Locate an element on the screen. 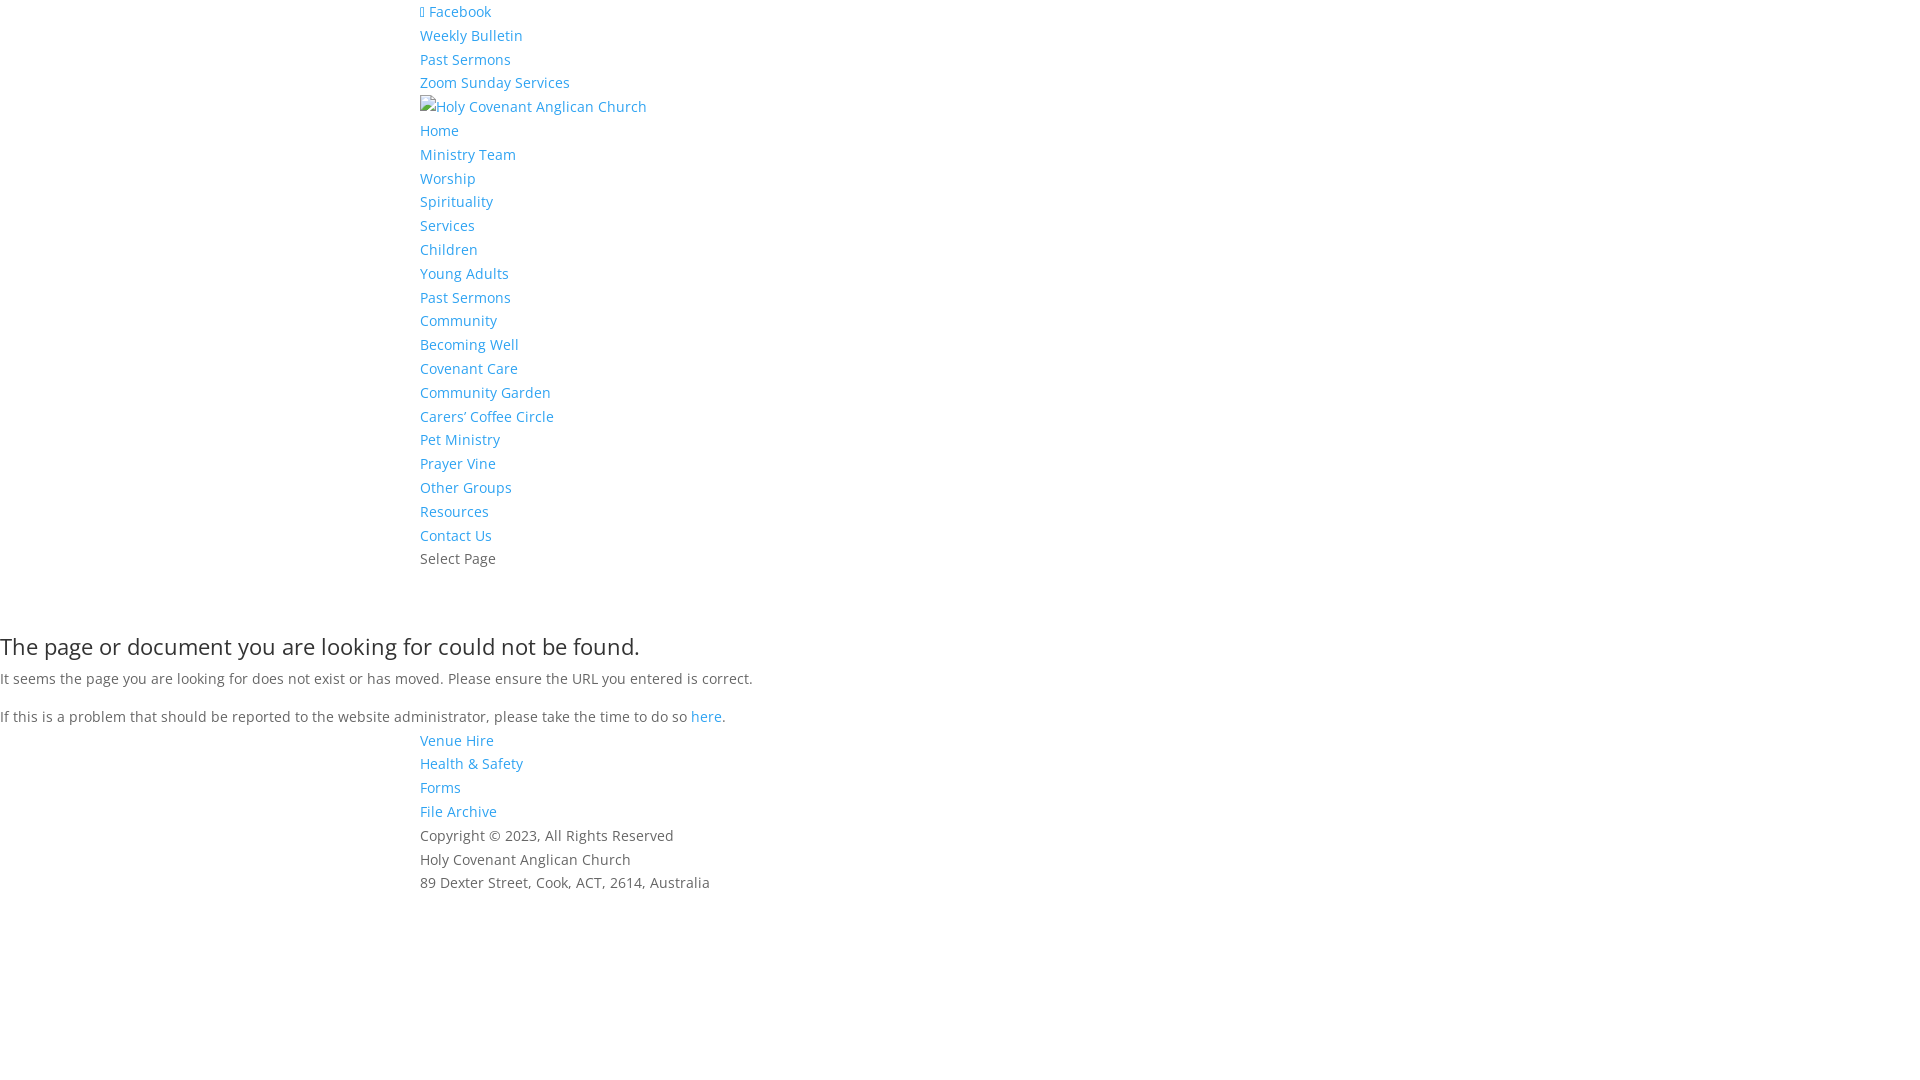  'Pet Ministry' is located at coordinates (459, 438).